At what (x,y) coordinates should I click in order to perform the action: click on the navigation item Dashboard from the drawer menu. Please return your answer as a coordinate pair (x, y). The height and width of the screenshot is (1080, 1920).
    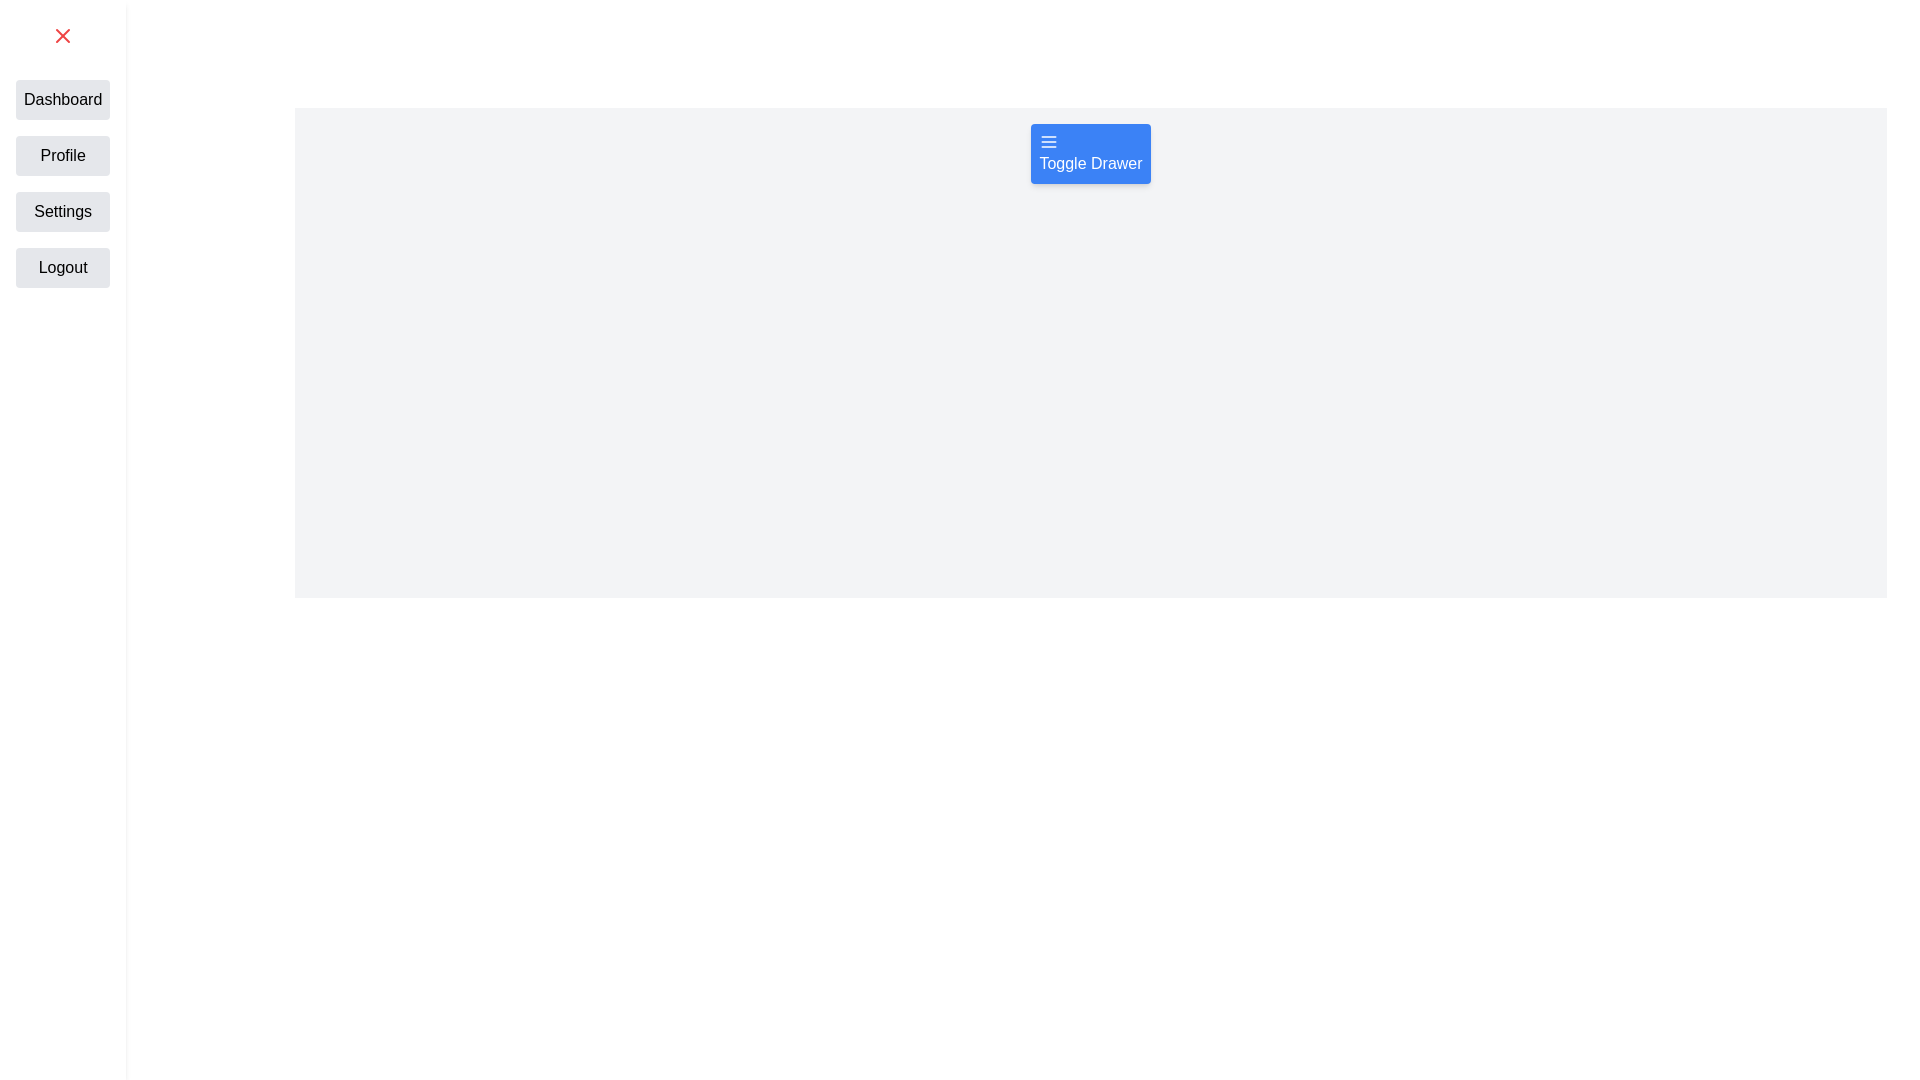
    Looking at the image, I should click on (62, 100).